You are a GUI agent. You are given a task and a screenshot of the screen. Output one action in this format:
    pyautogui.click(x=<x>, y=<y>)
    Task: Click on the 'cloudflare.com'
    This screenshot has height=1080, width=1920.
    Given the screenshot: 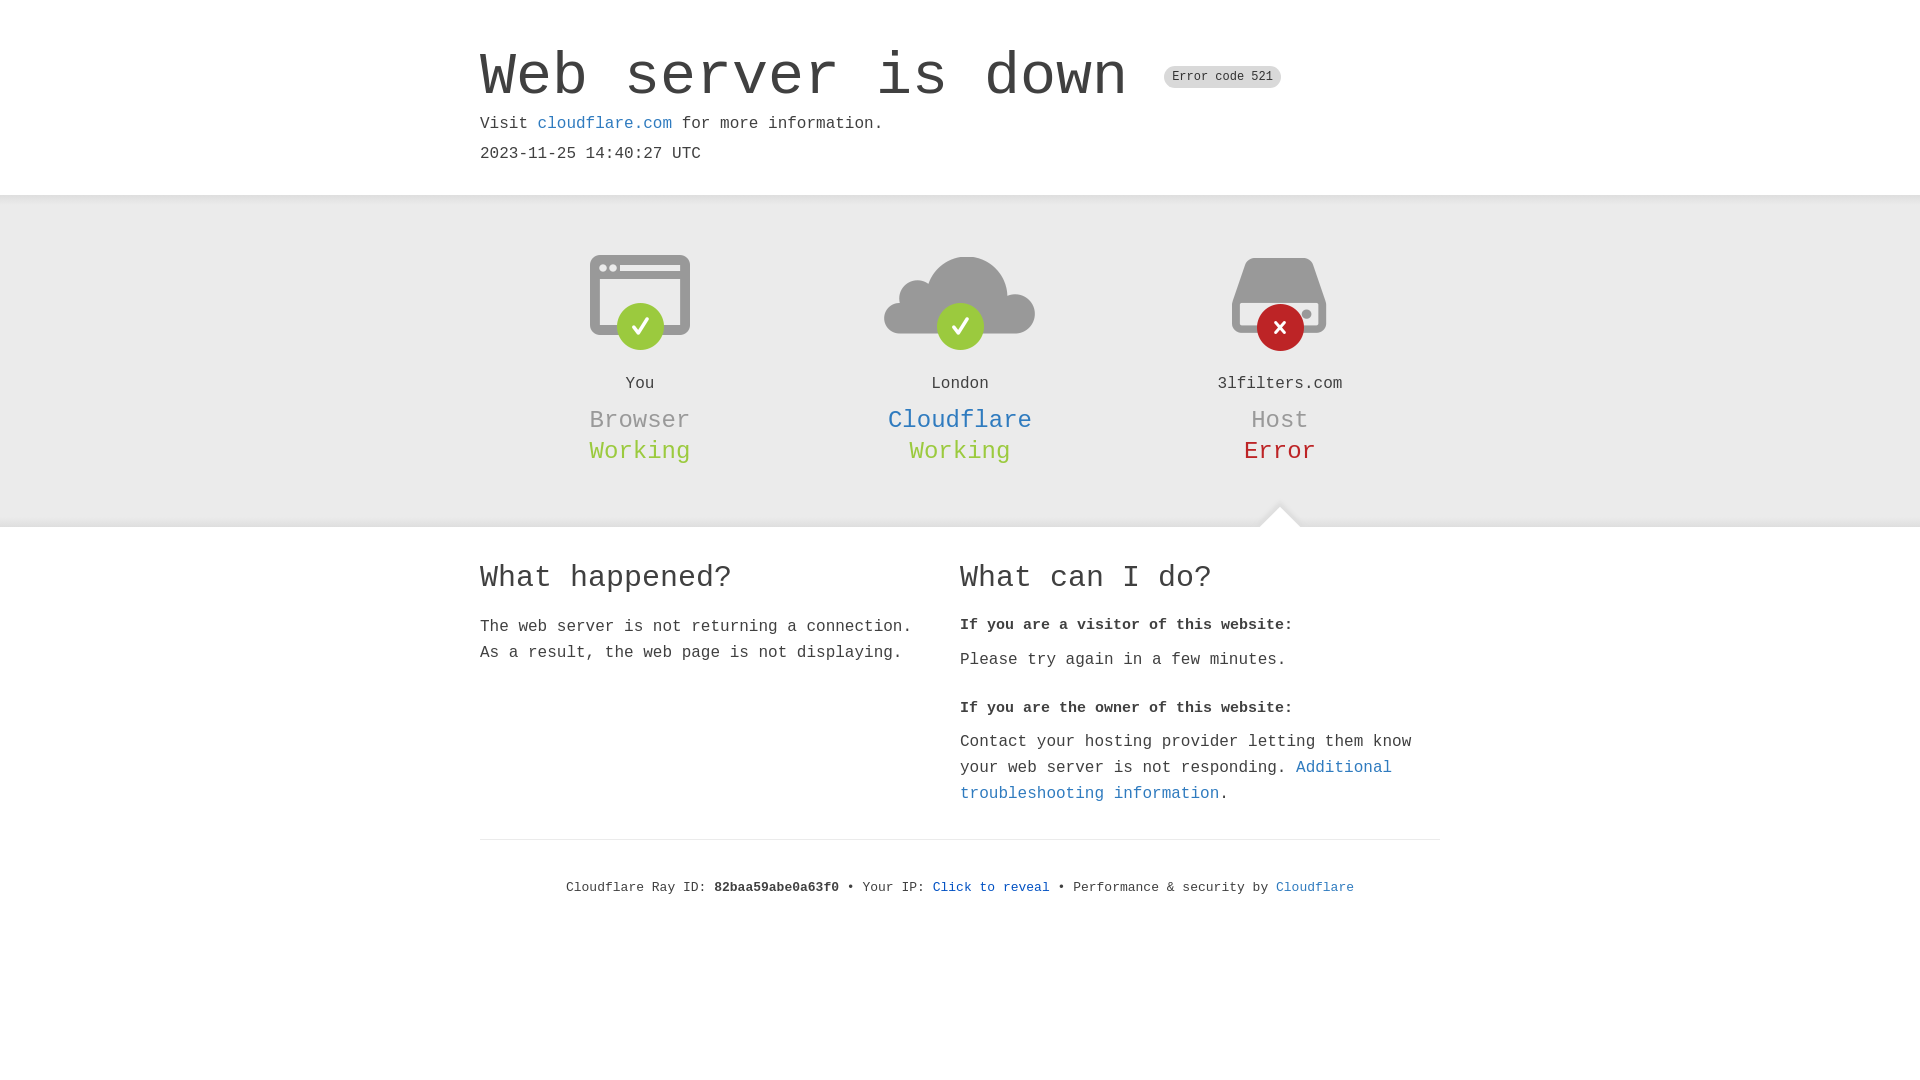 What is the action you would take?
    pyautogui.click(x=603, y=123)
    